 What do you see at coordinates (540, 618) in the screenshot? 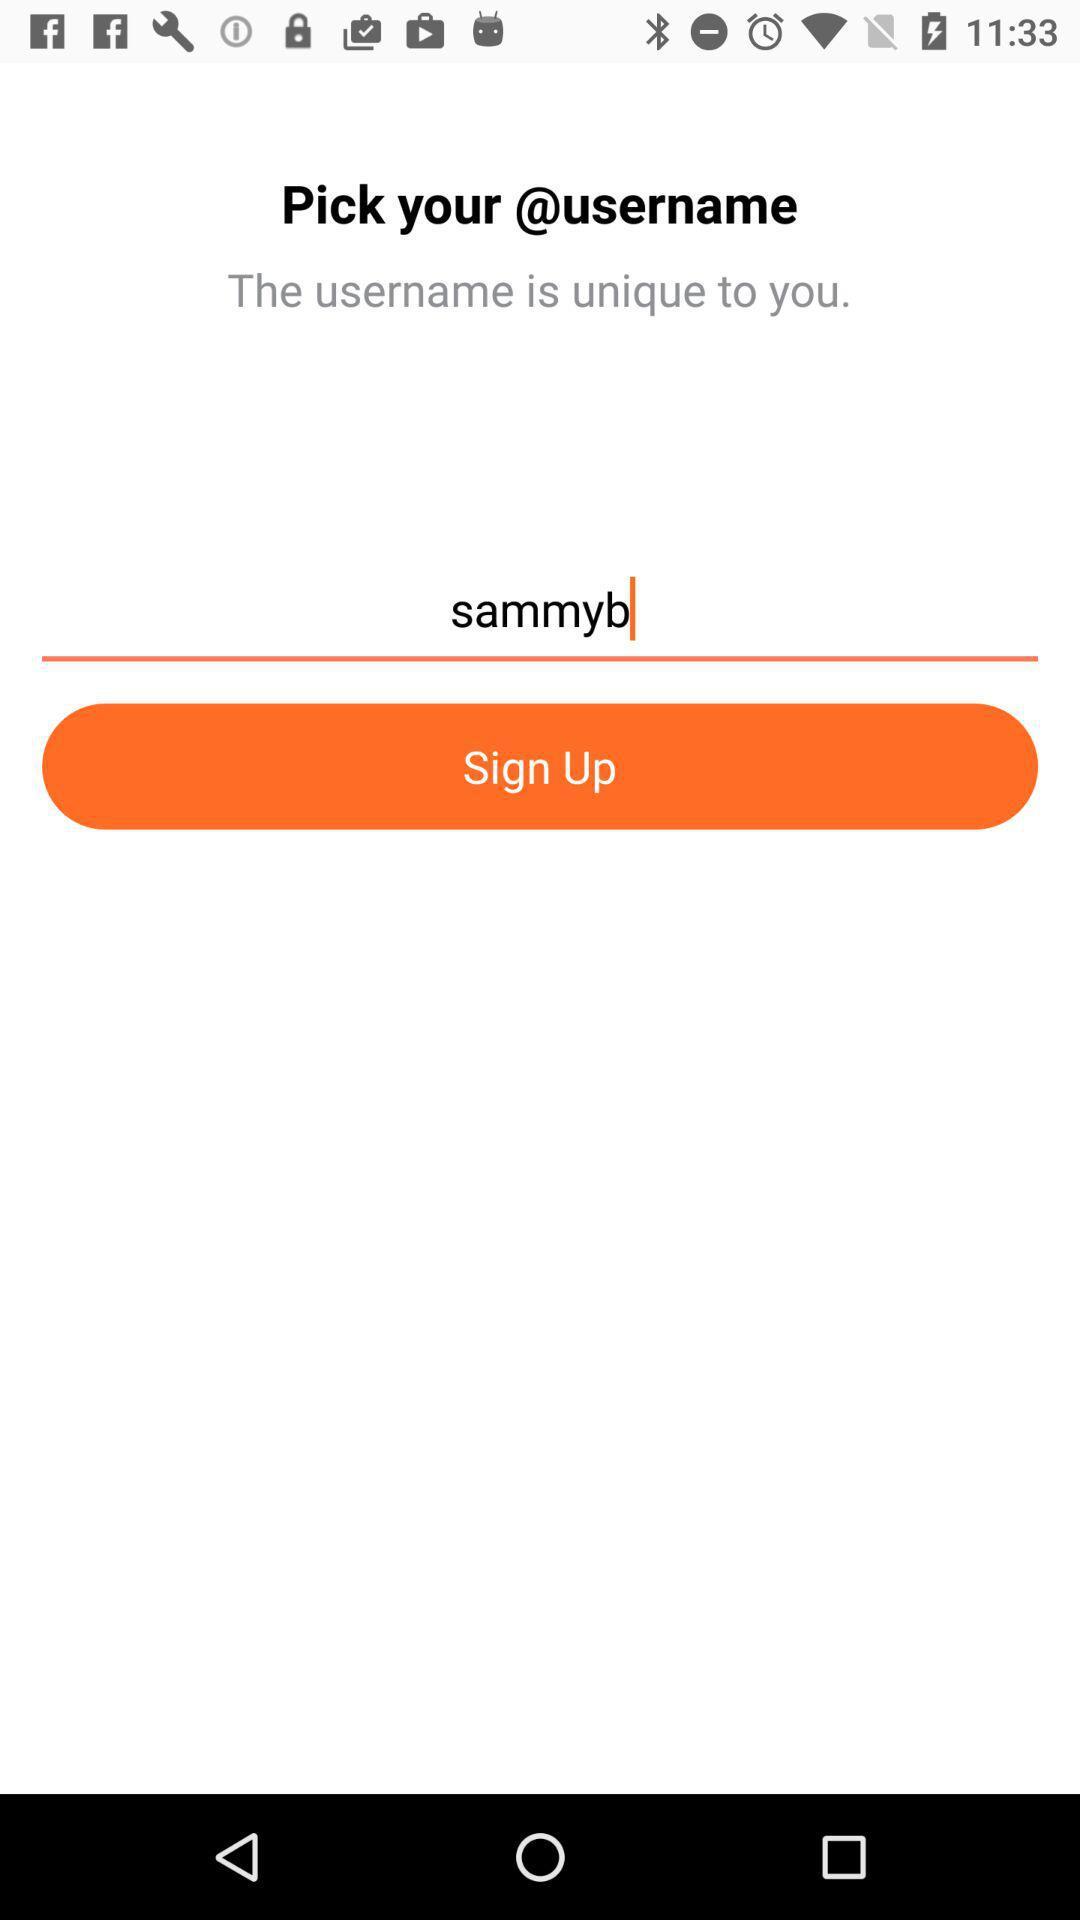
I see `sammyb` at bounding box center [540, 618].